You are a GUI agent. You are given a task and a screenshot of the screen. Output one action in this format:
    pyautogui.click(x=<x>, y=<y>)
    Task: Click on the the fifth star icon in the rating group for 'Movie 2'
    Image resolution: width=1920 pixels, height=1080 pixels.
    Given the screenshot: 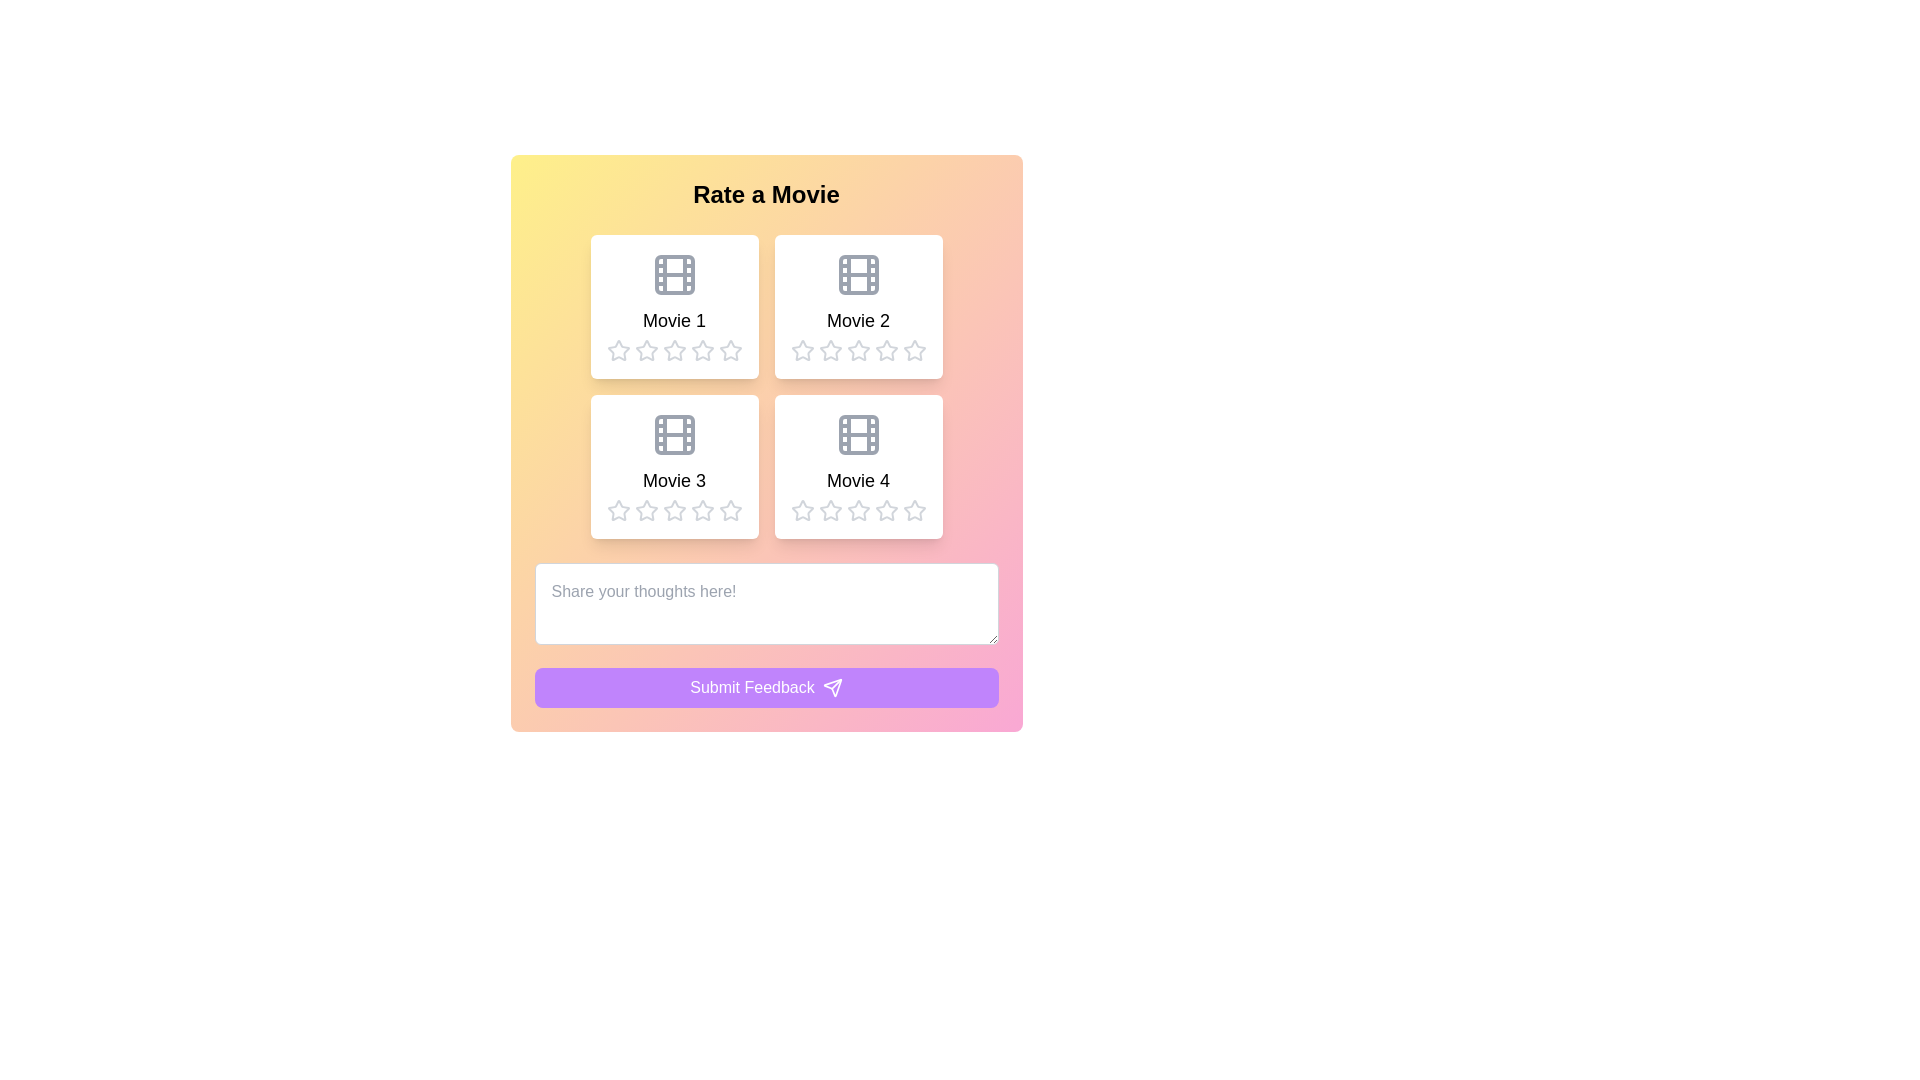 What is the action you would take?
    pyautogui.click(x=913, y=349)
    